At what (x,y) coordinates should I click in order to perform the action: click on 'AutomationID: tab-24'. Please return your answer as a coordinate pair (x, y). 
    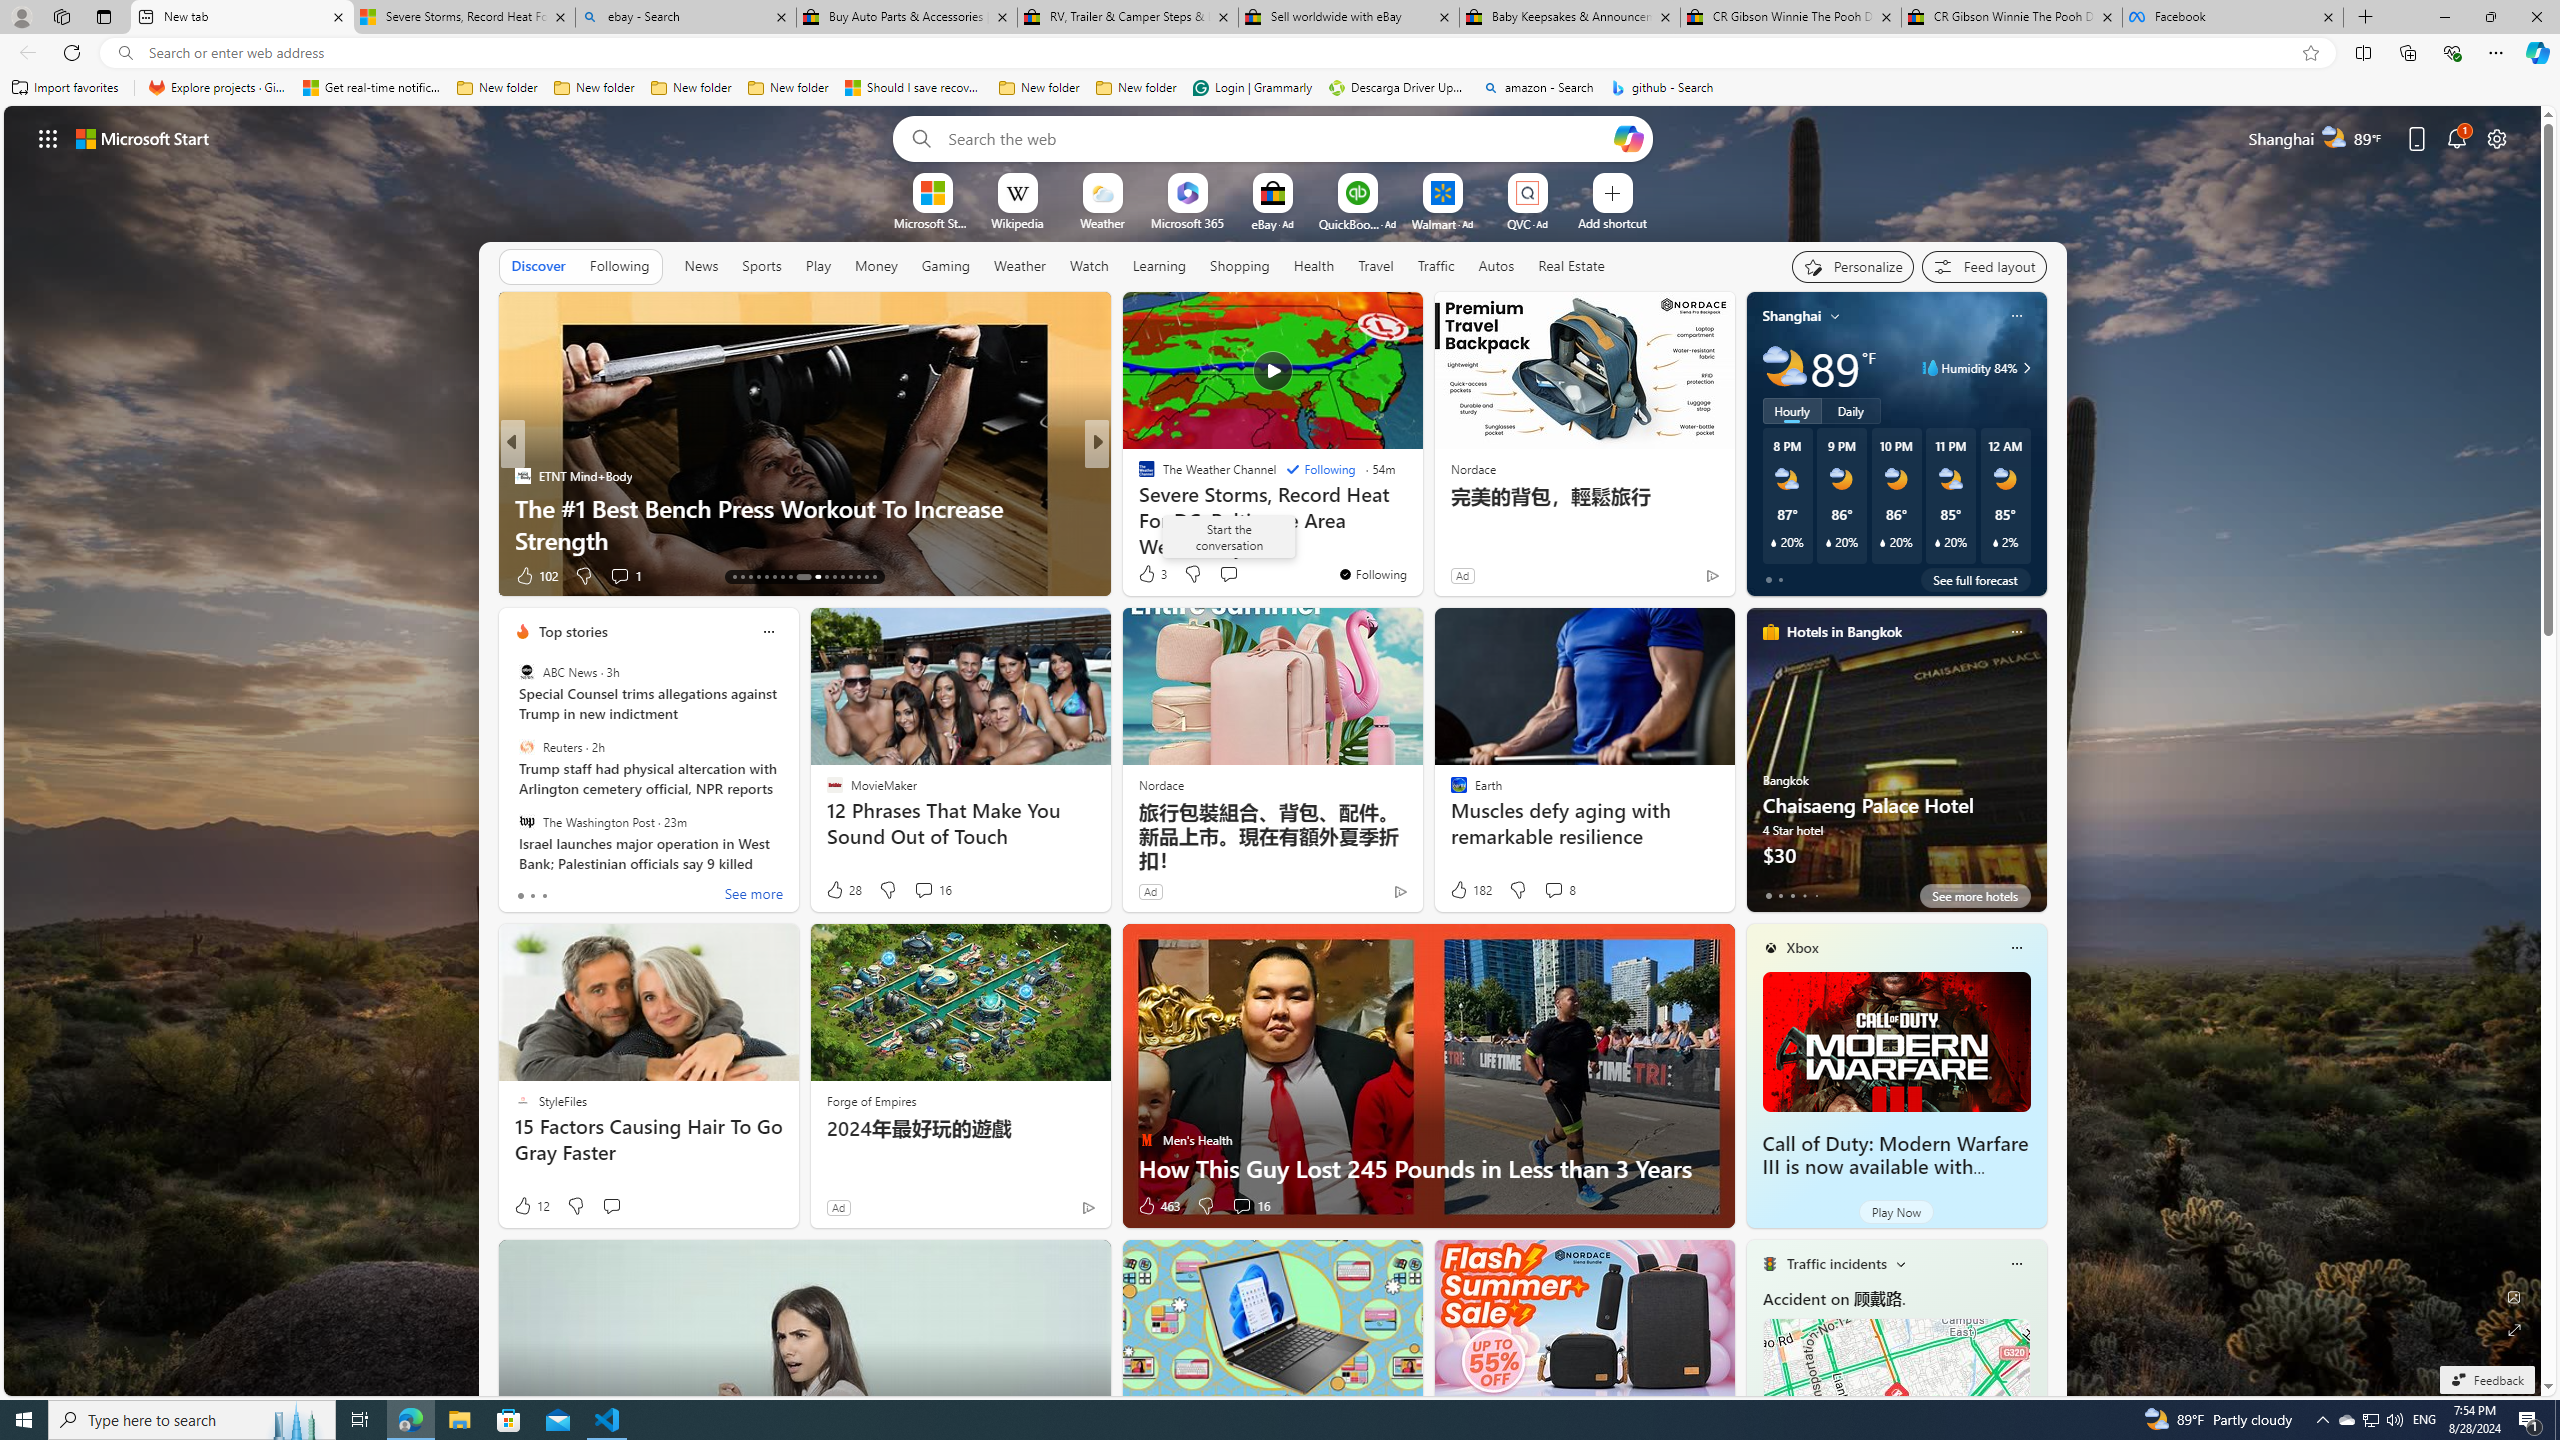
    Looking at the image, I should click on (833, 577).